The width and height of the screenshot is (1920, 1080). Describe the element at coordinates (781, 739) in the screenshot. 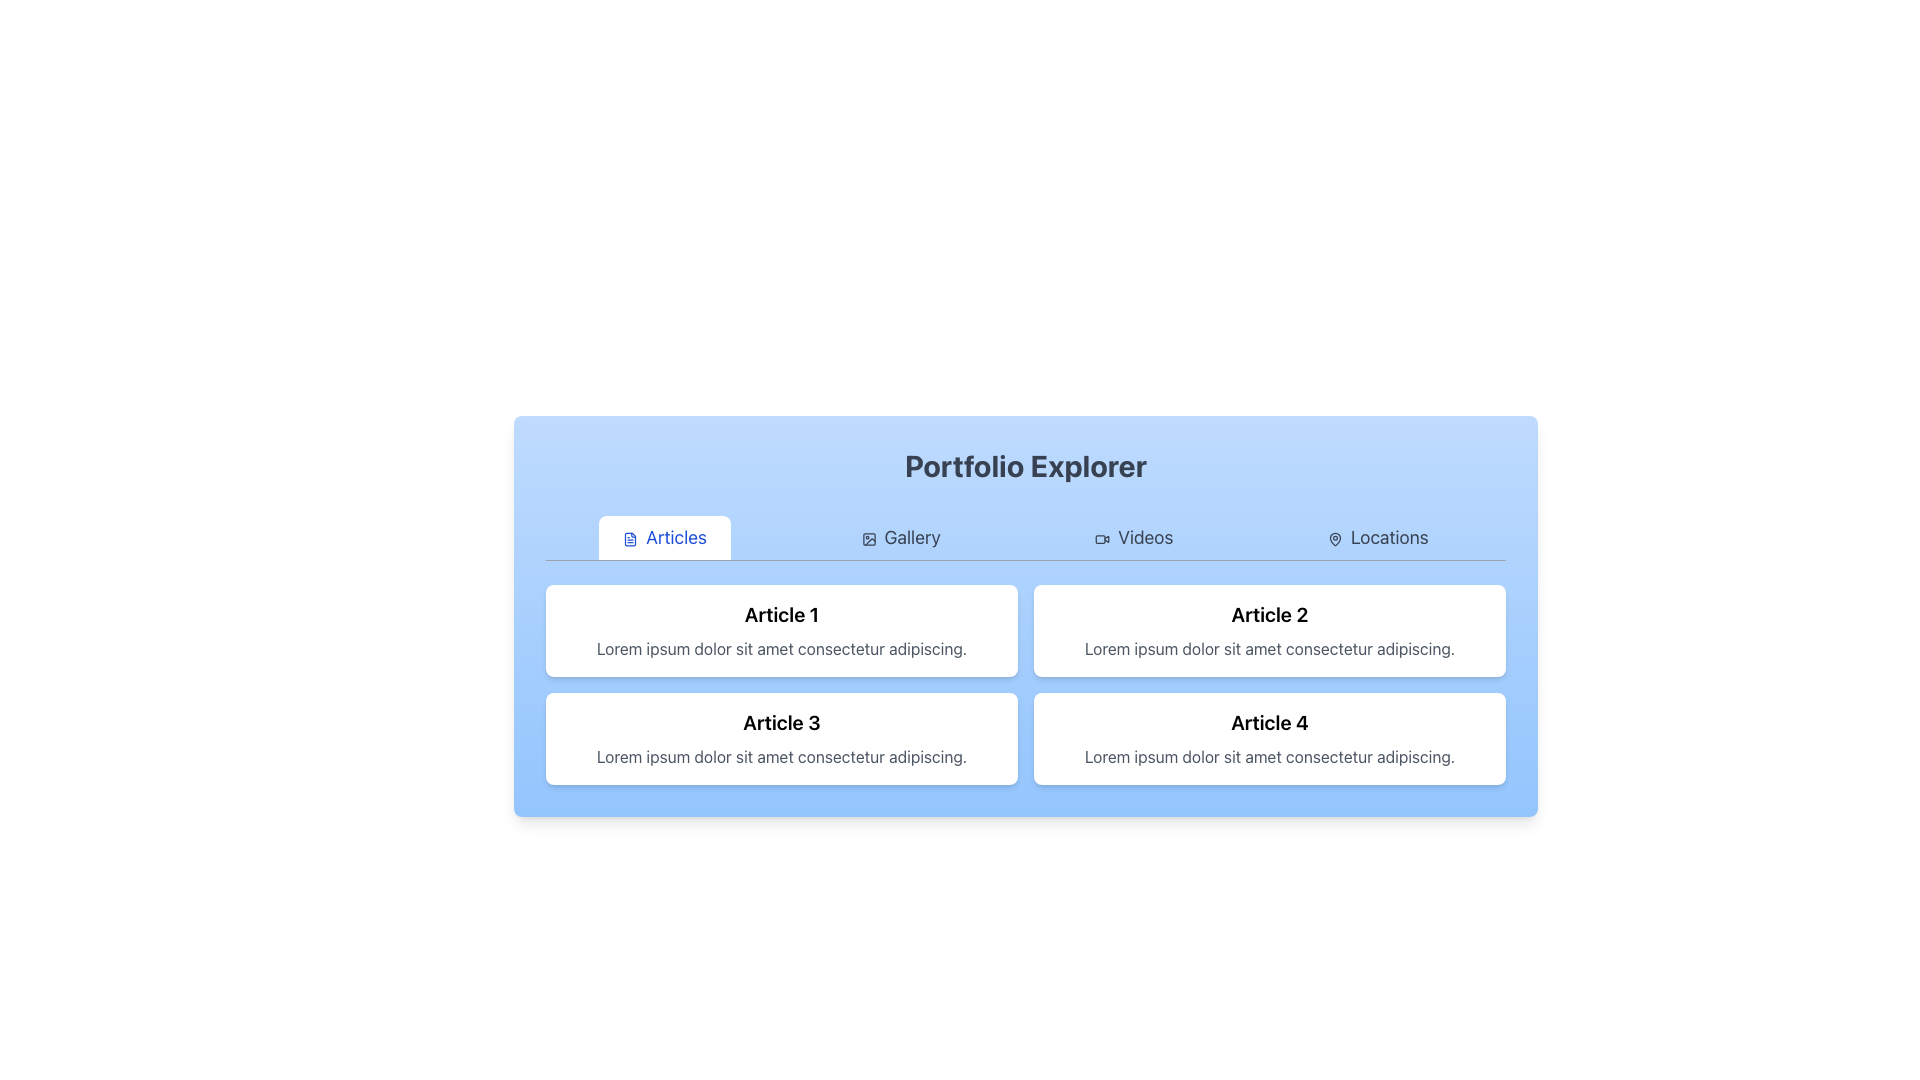

I see `the title of the third Informational Card in the grid layout` at that location.